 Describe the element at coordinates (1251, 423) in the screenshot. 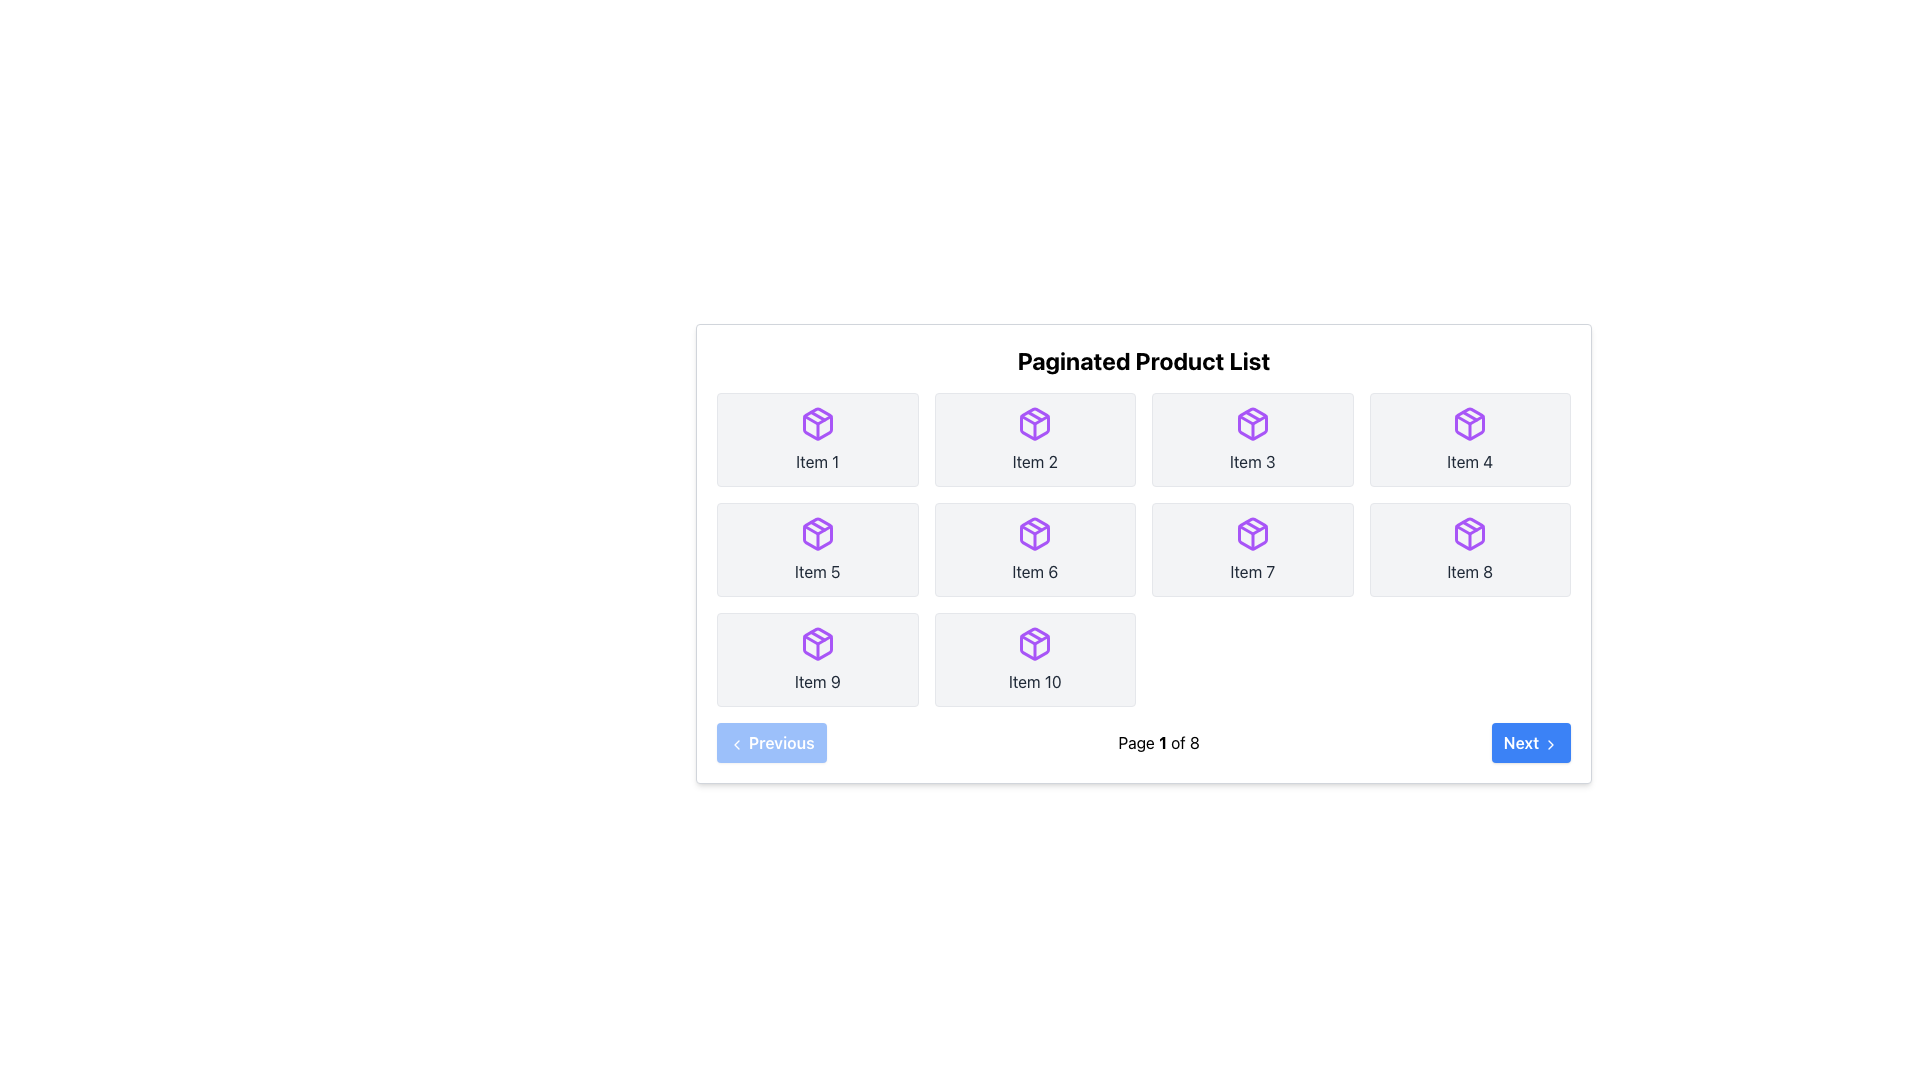

I see `the decorative icon representing 'Item 3', which is located in the third position of a 4-column grid layout within a card labeled 'Item 3'` at that location.